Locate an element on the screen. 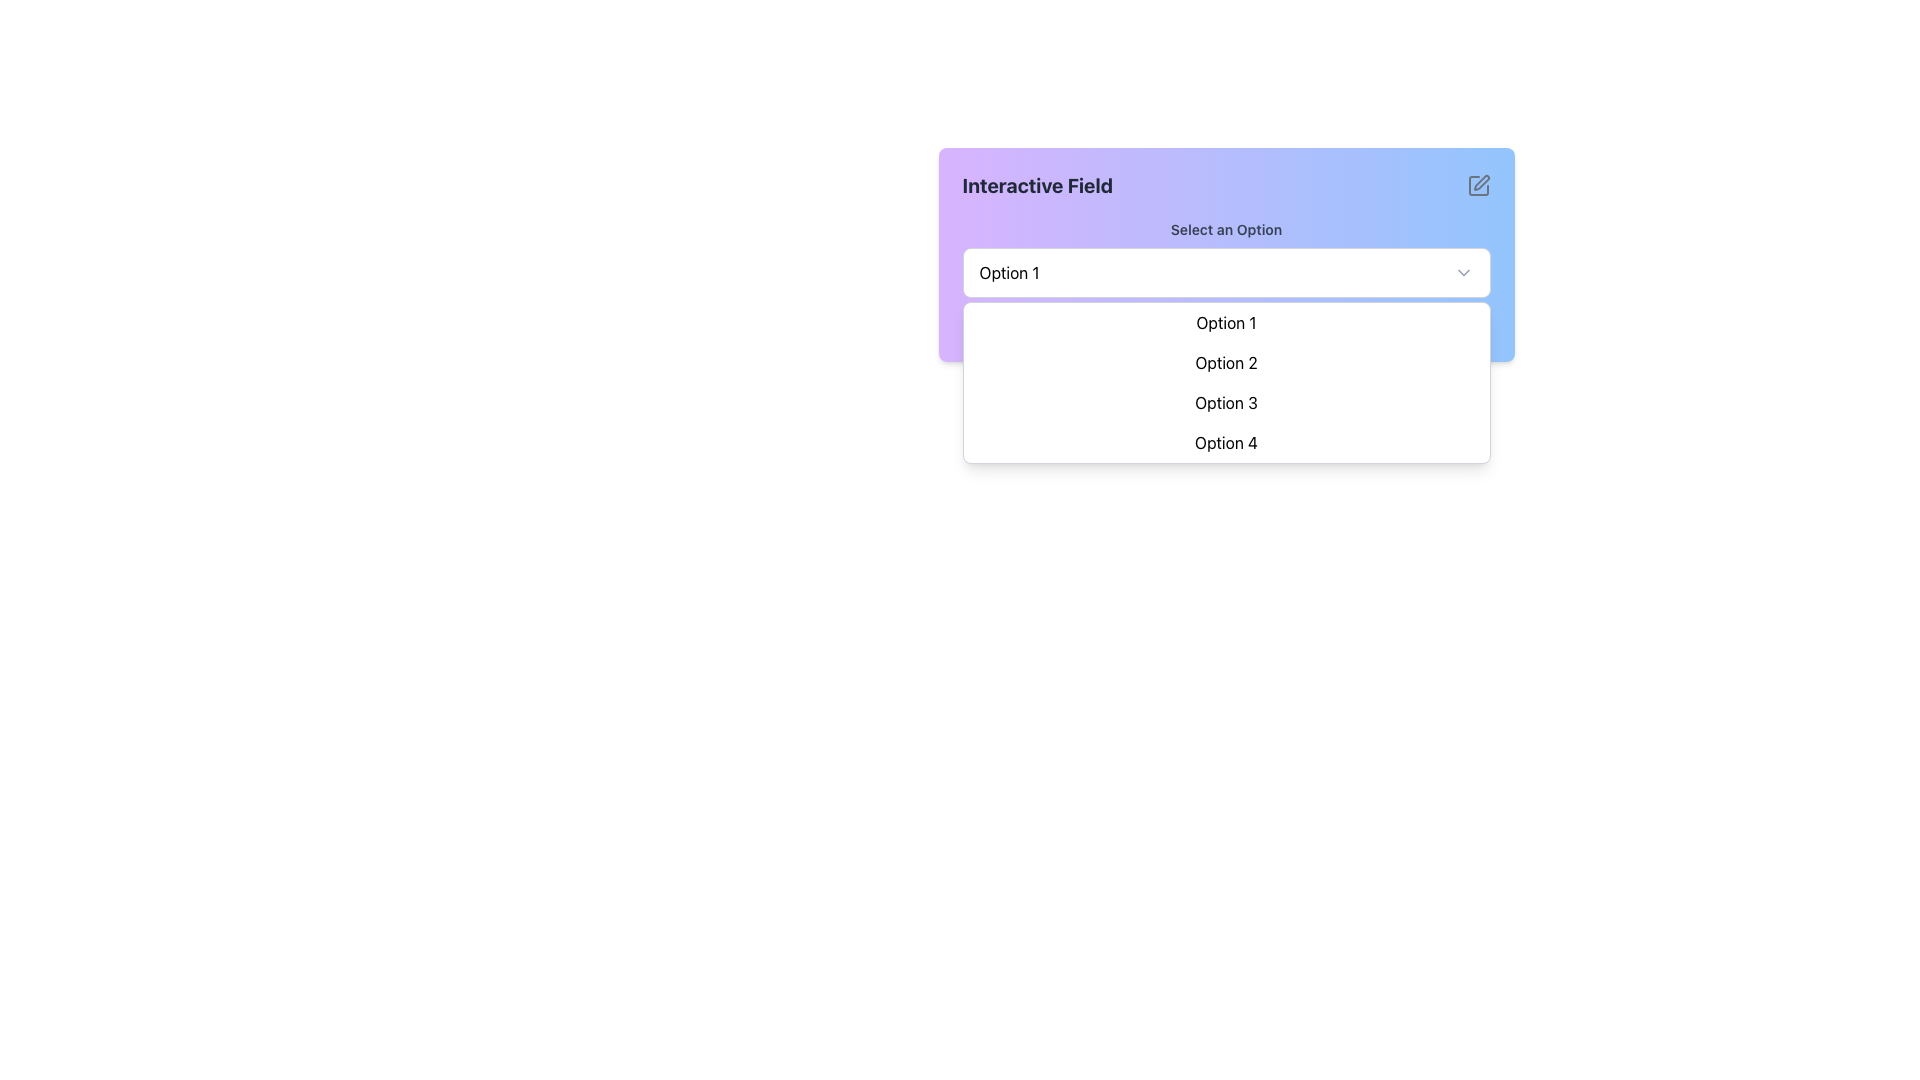 The image size is (1920, 1080). text label that says 'Select an Option', which is positioned above the dropdown component is located at coordinates (1225, 229).